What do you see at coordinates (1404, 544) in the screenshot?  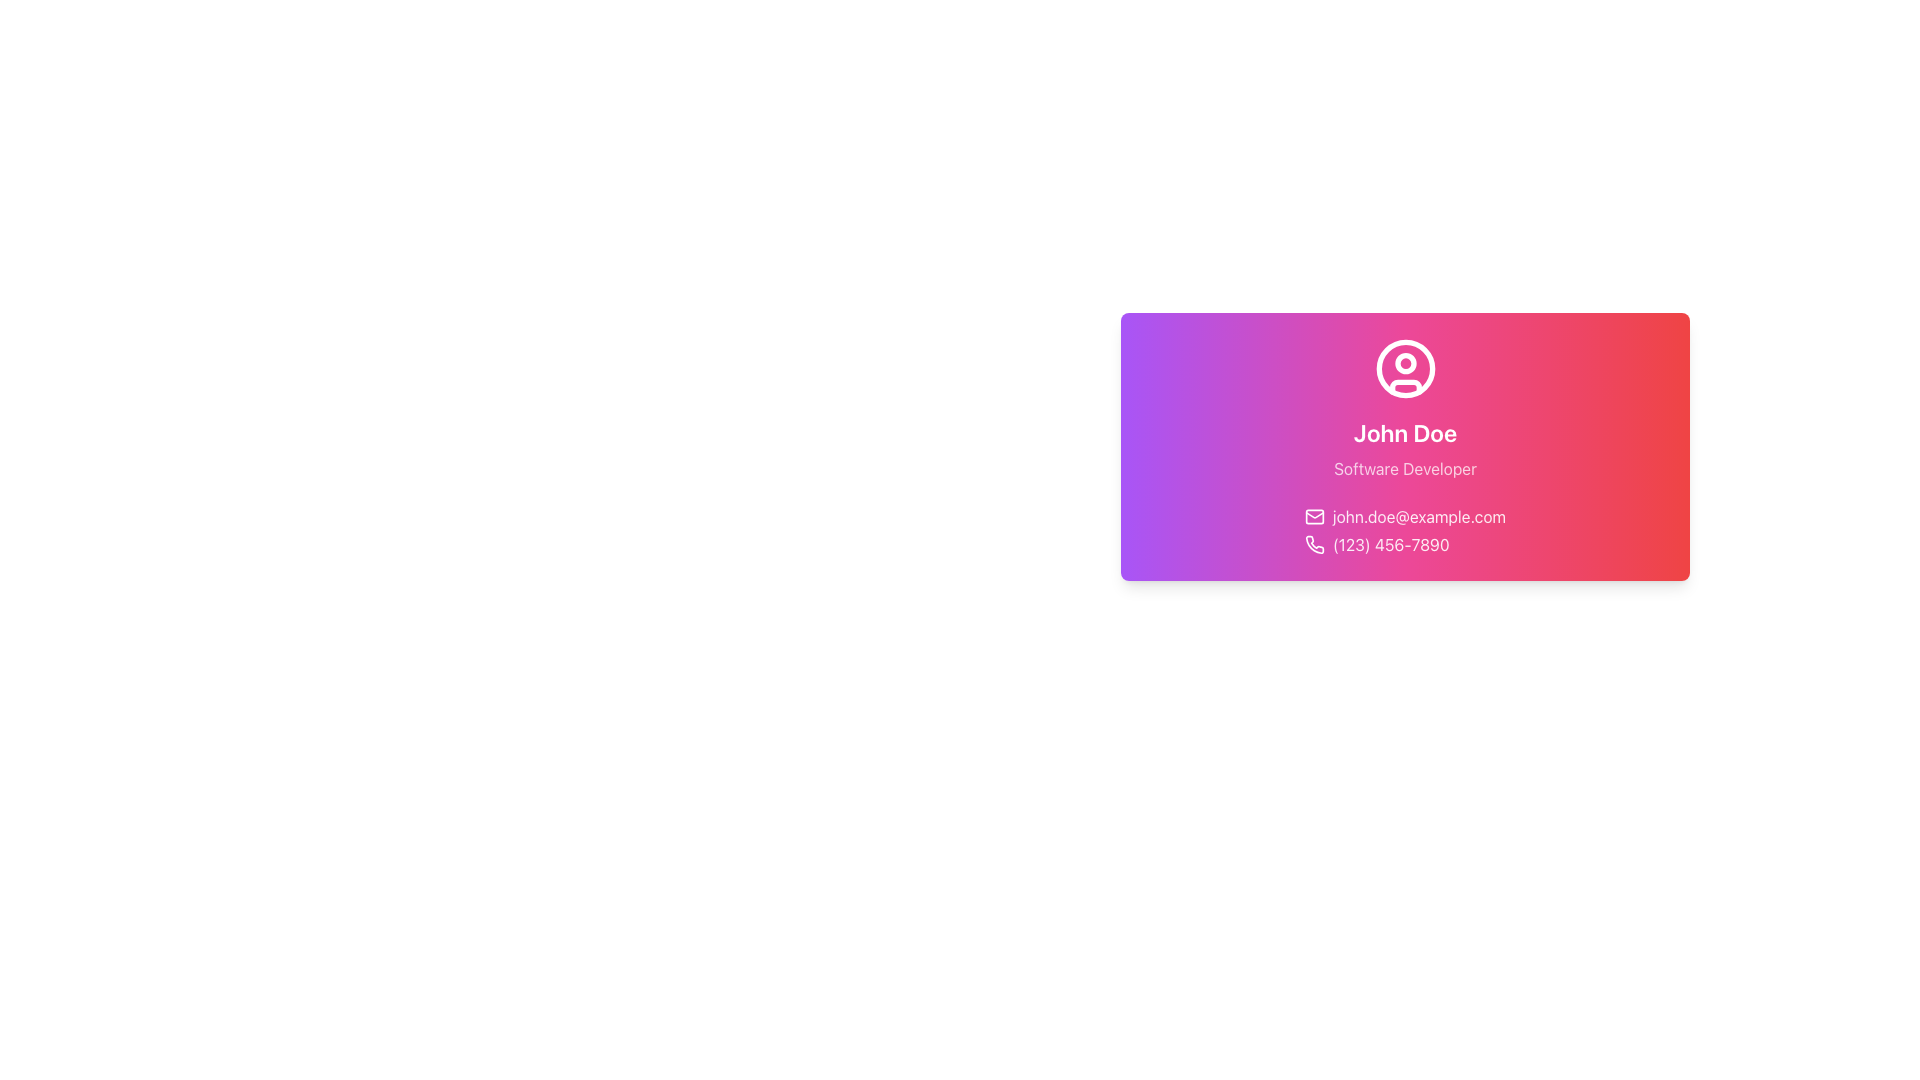 I see `the Contact Information Display which shows the phone number '(123) 456-7890' and a phone icon, located below the email address element` at bounding box center [1404, 544].